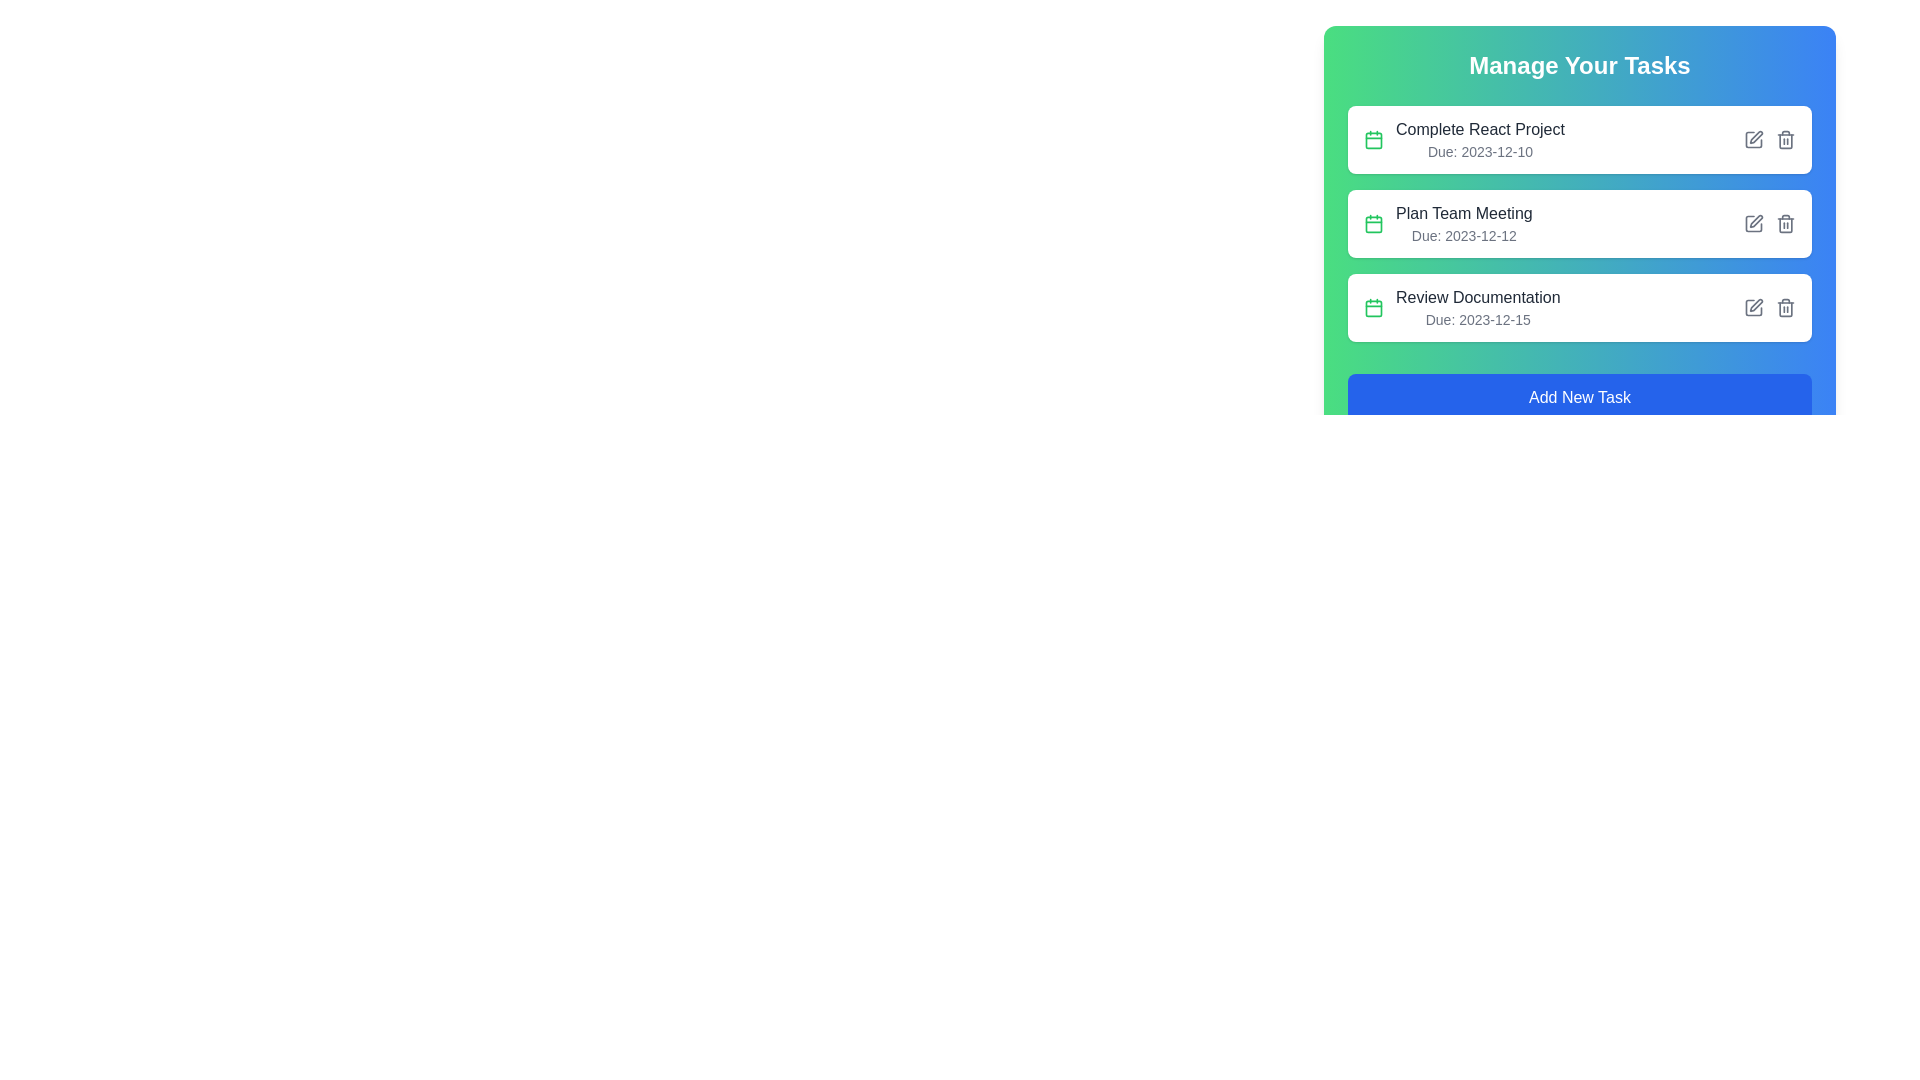 The width and height of the screenshot is (1920, 1080). I want to click on the edit icon located at the end of the details line for the task titled 'Review Documentation', which is the first interactive icon for editing, so click(1752, 308).